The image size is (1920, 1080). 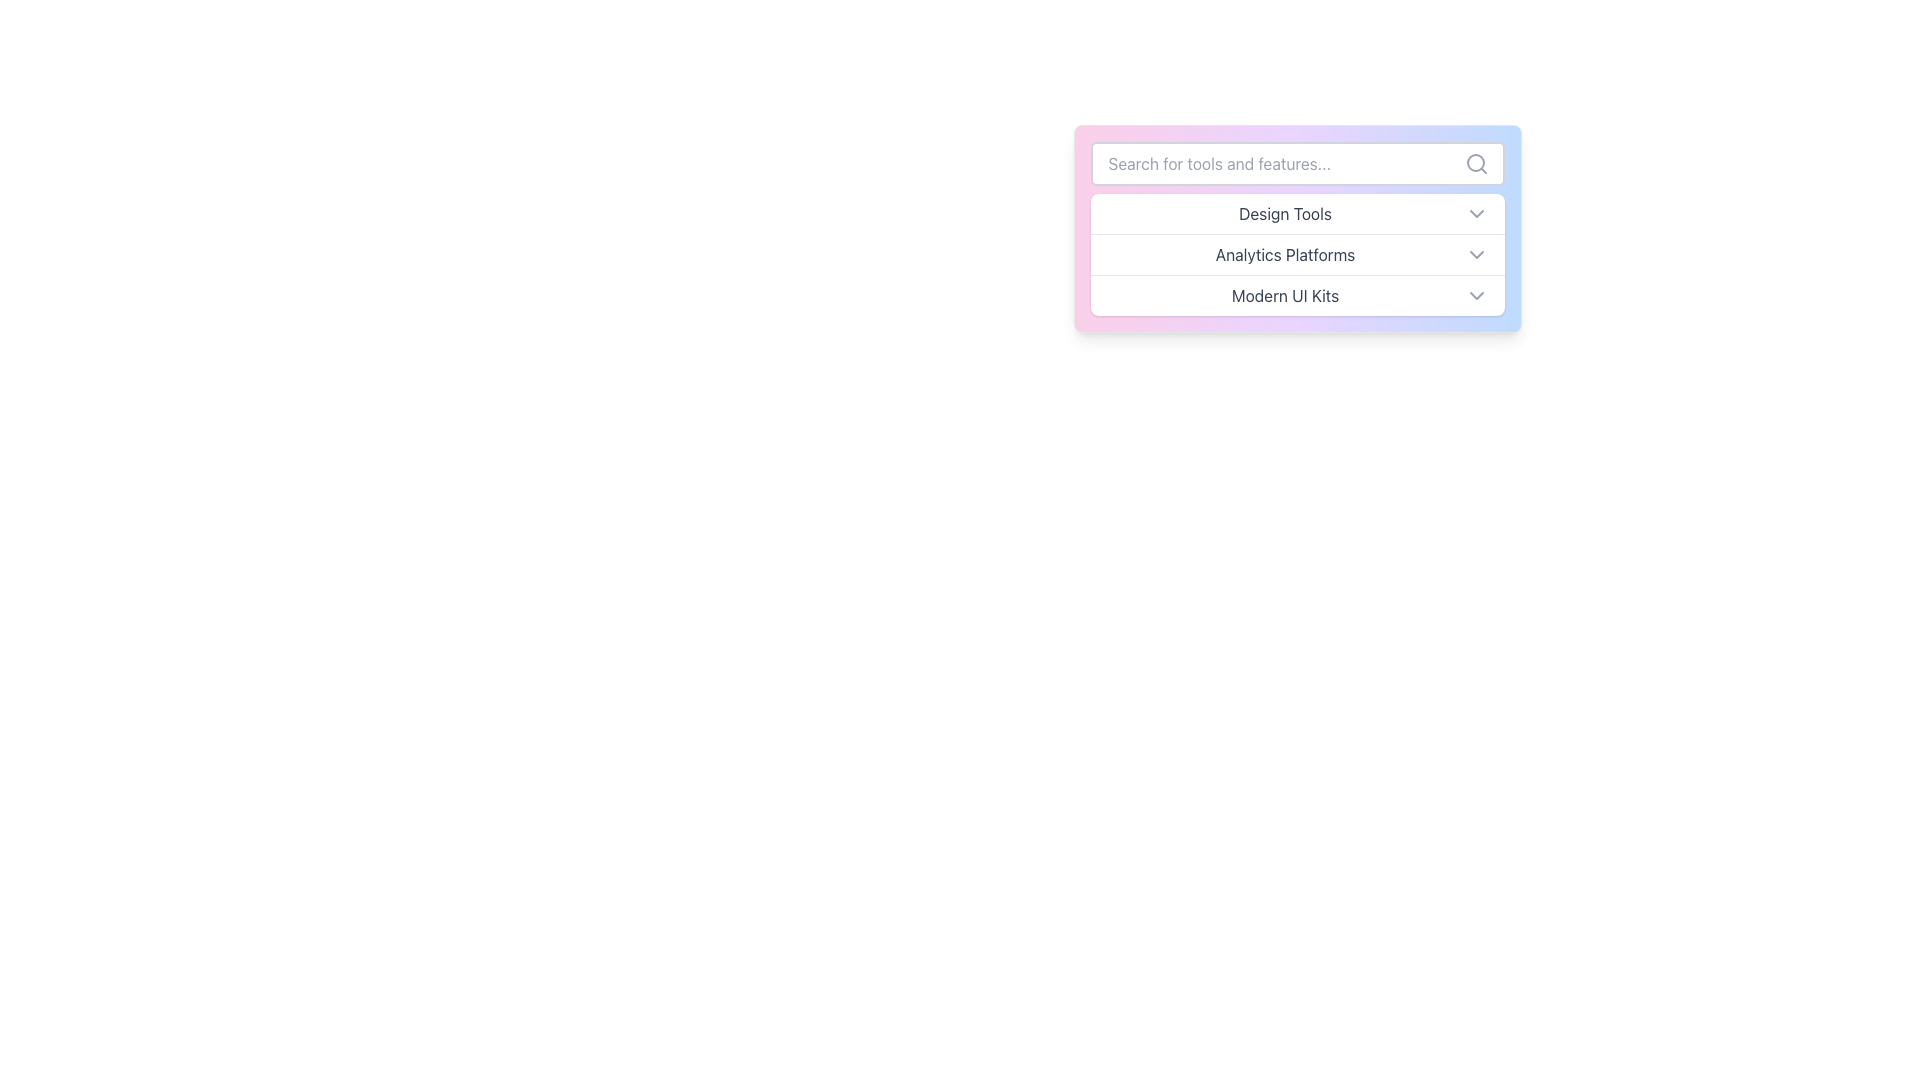 I want to click on the circular outlined search icon located in the top-right area of the search field, so click(x=1475, y=161).